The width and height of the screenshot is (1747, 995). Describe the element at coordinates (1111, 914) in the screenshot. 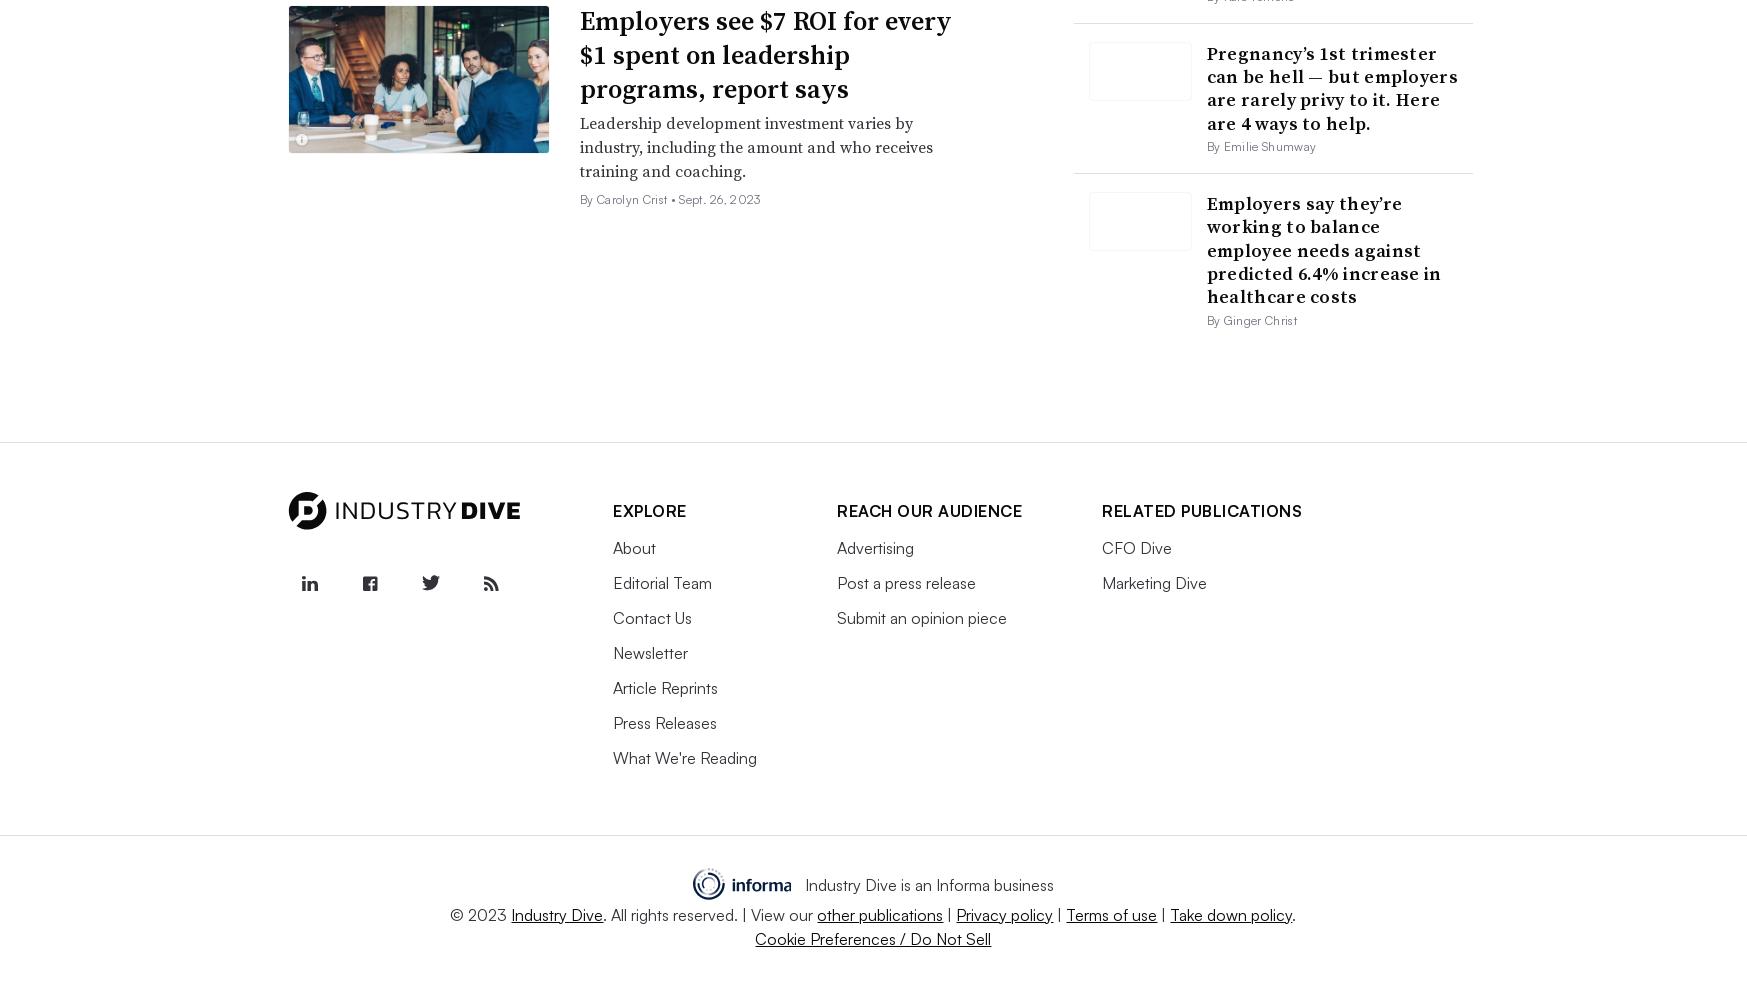

I see `'Terms of use'` at that location.